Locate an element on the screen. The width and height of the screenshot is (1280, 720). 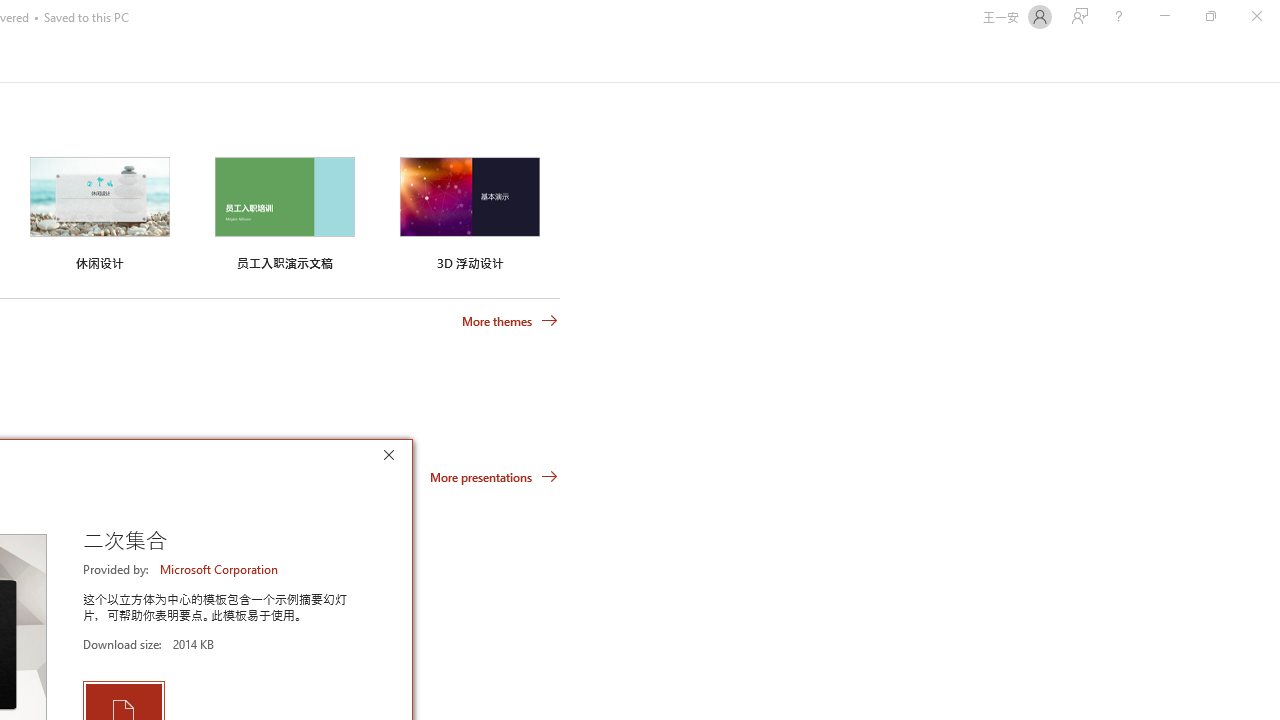
'More themes' is located at coordinates (510, 320).